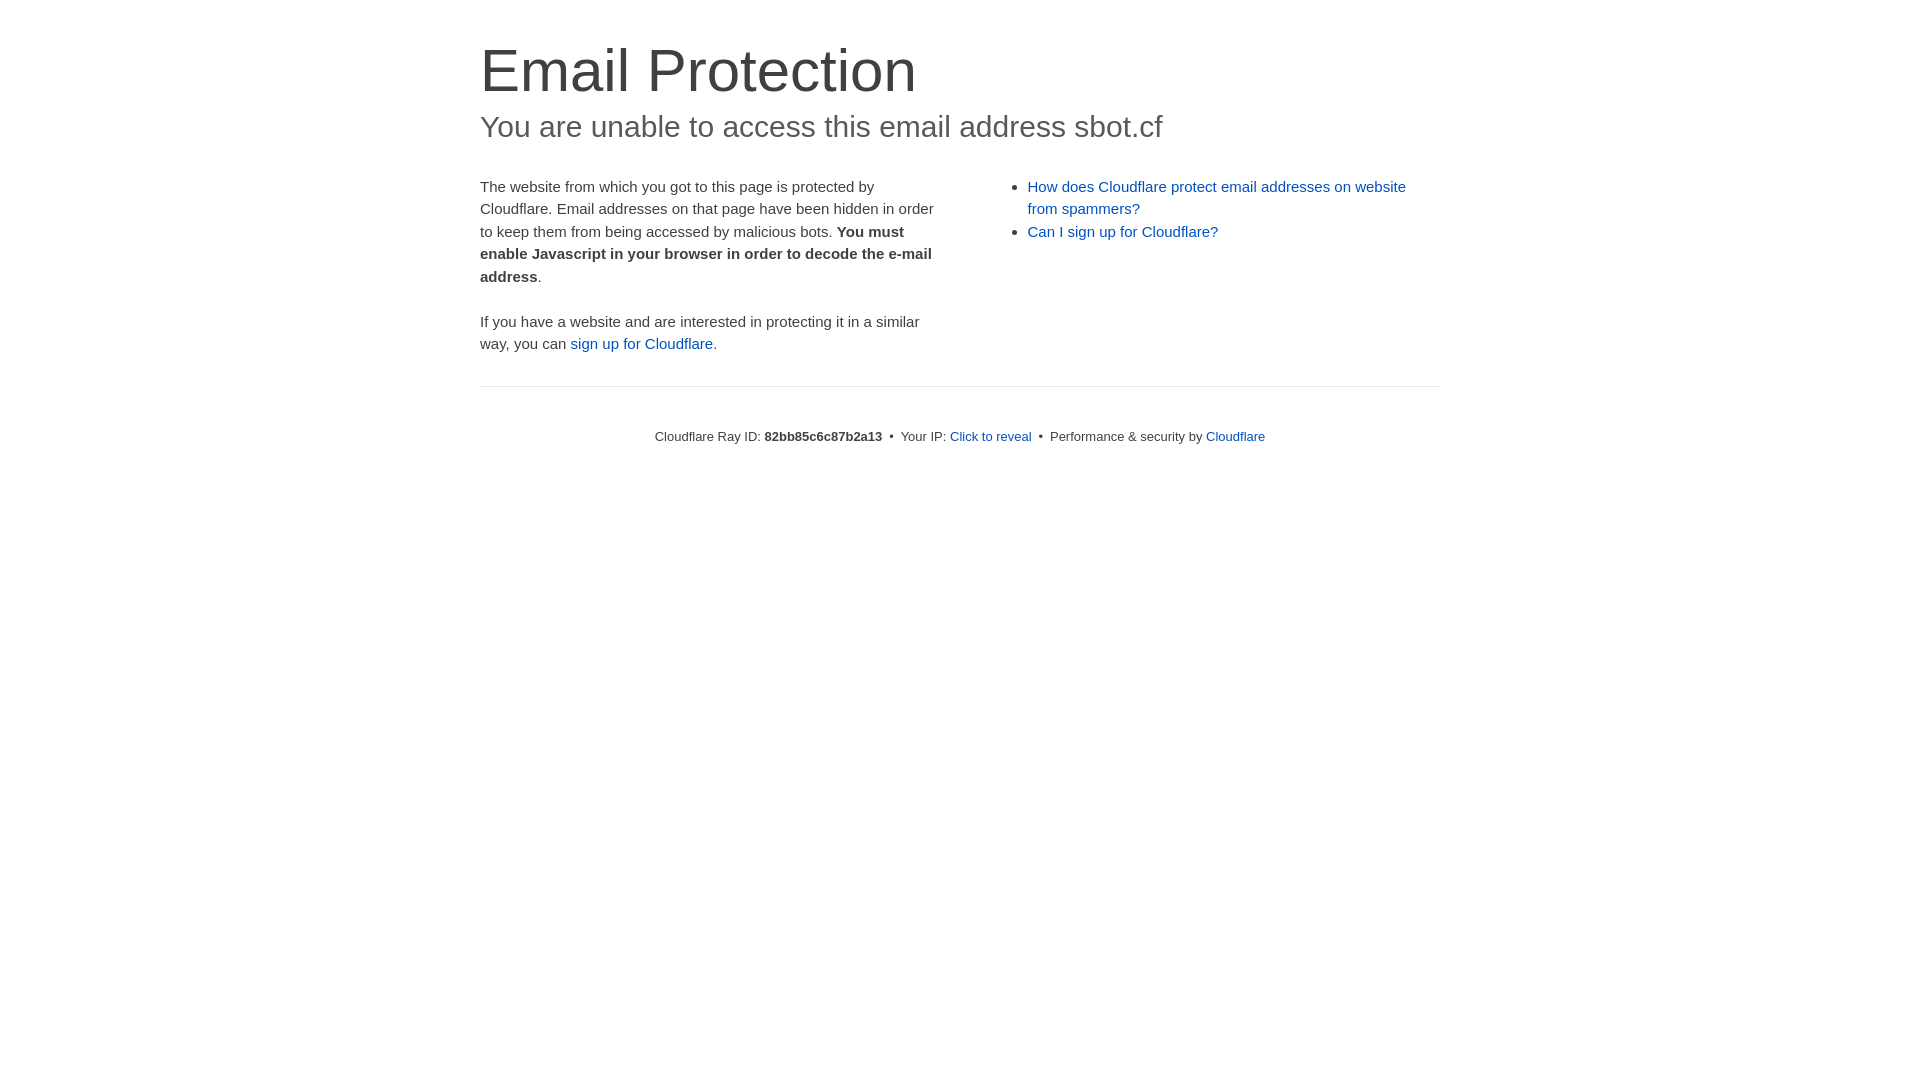 The height and width of the screenshot is (1080, 1920). What do you see at coordinates (990, 435) in the screenshot?
I see `'Click to reveal'` at bounding box center [990, 435].